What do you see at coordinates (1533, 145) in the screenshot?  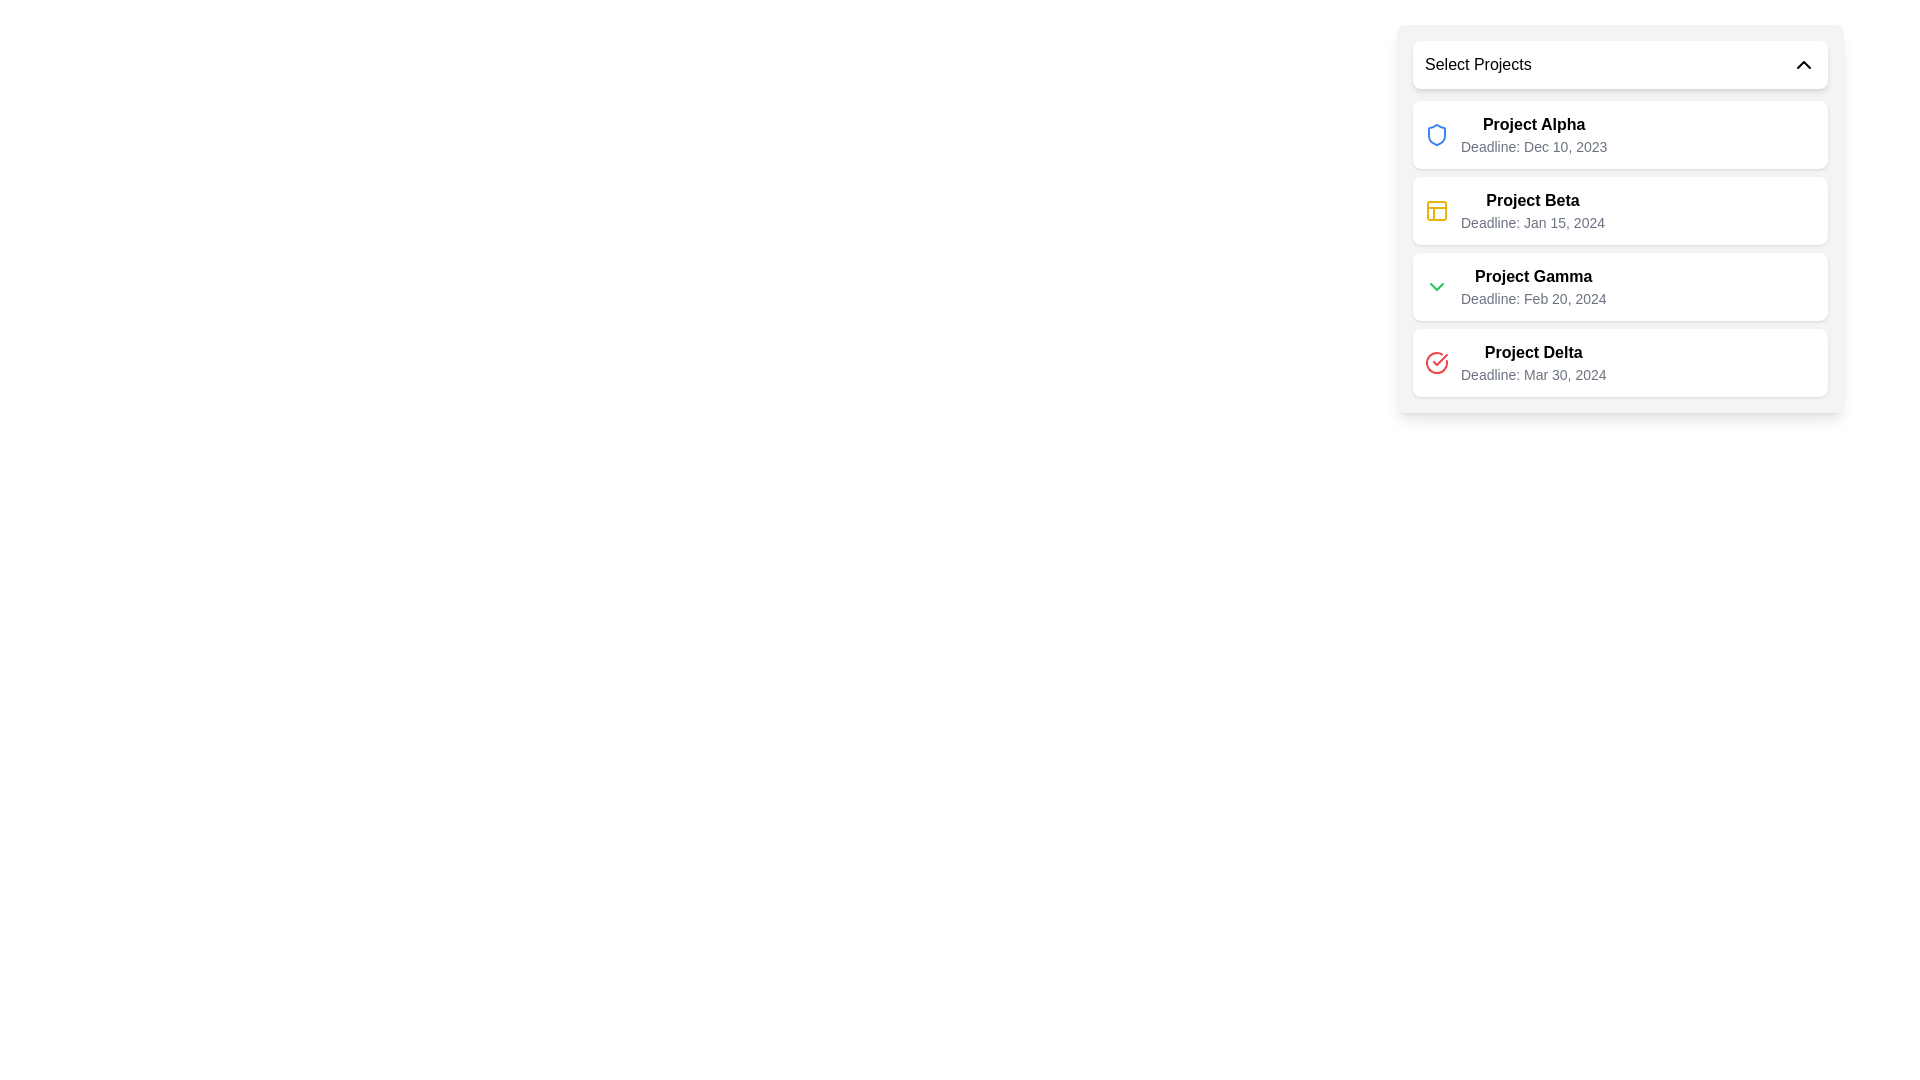 I see `deadline information displayed in the label that says 'Deadline: Dec 10, 2023', which is positioned below the 'Project Alpha' label in the project information list` at bounding box center [1533, 145].